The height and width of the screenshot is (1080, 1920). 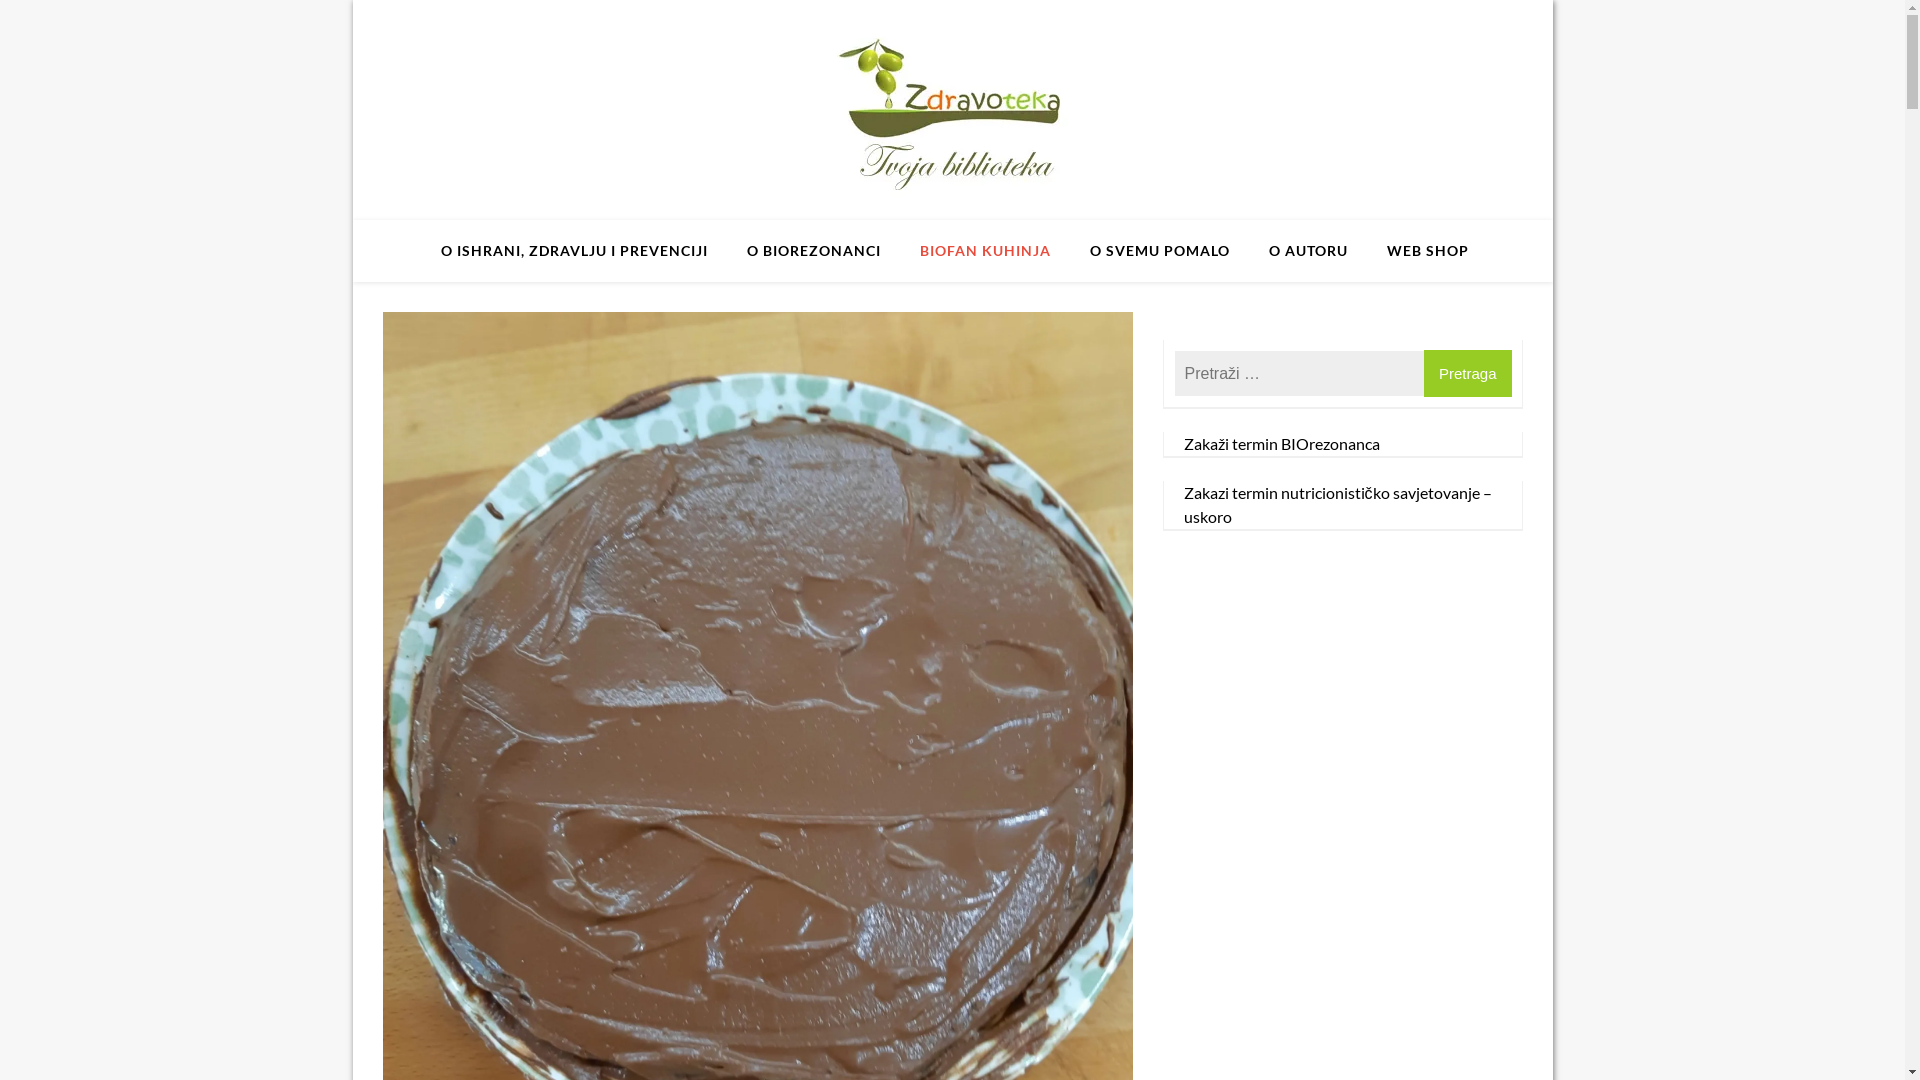 I want to click on 'O BIOREZONANCI', so click(x=814, y=249).